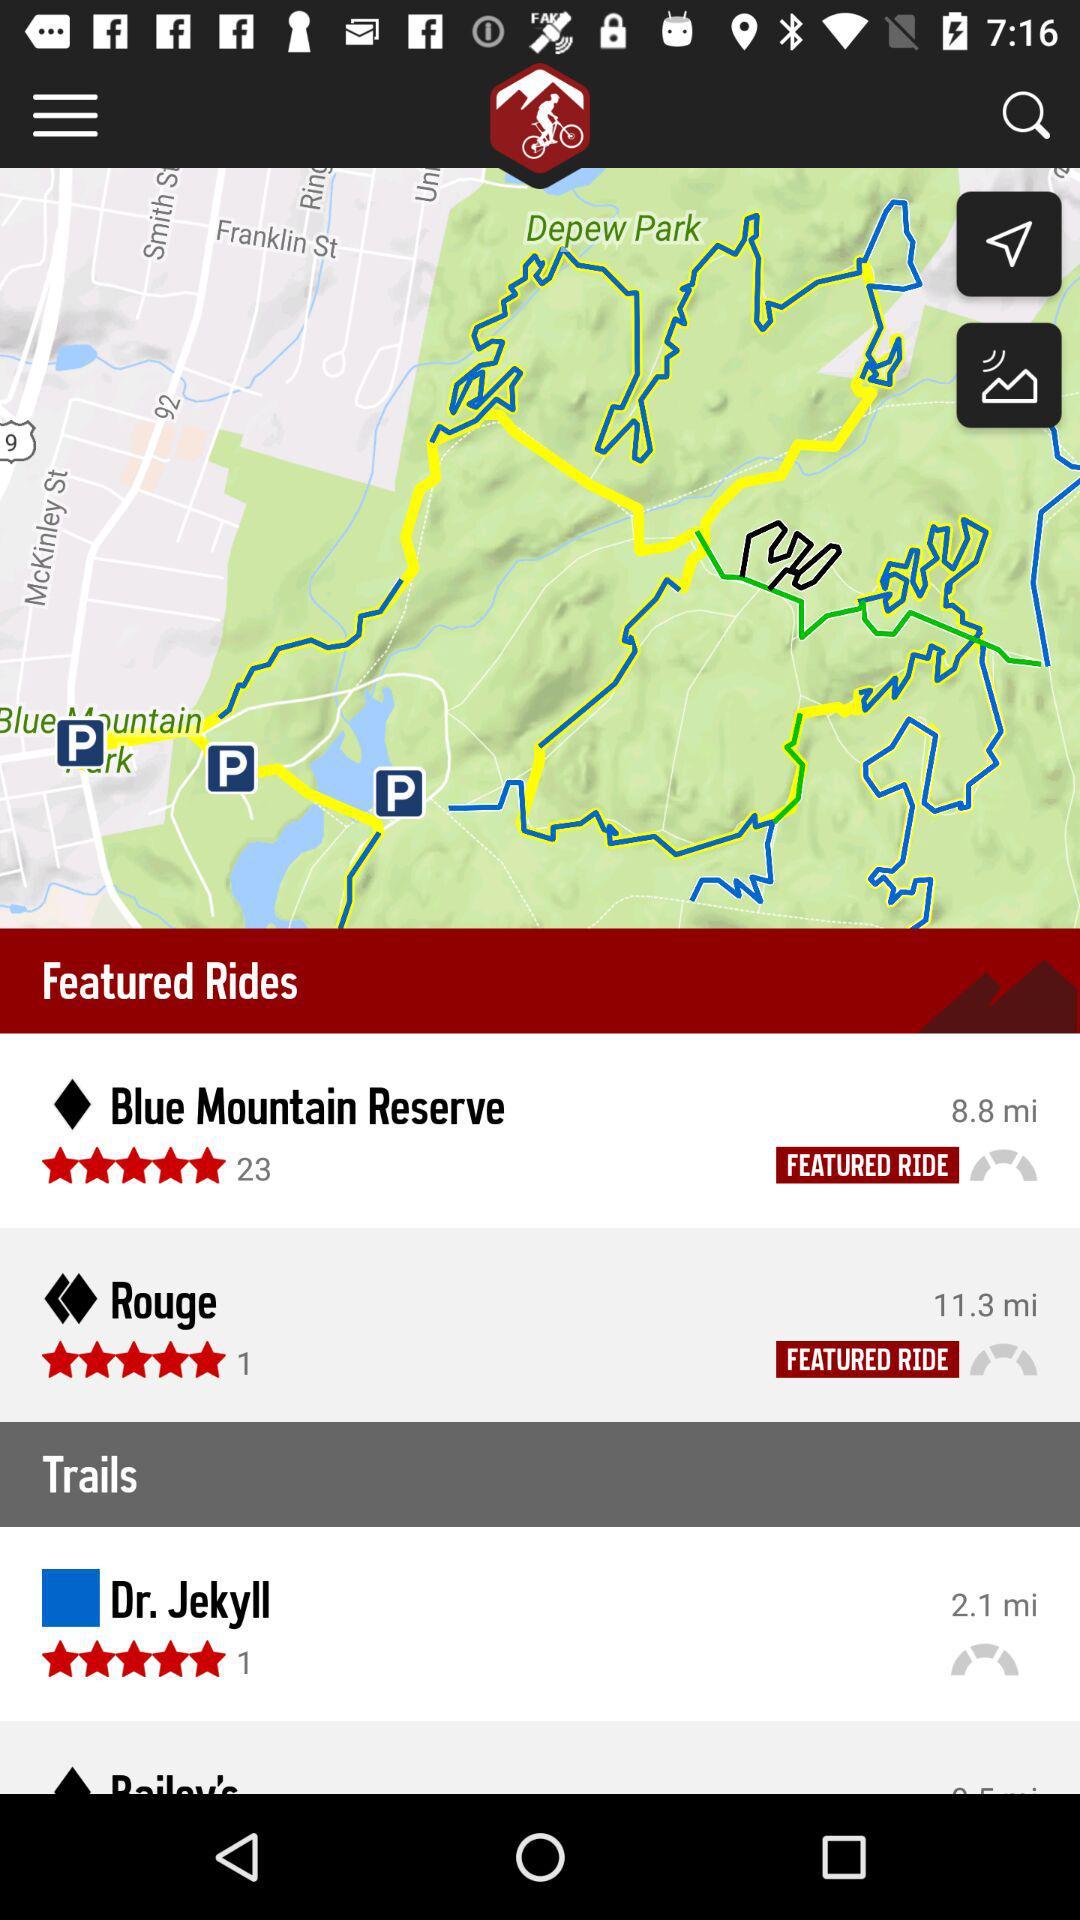 This screenshot has height=1920, width=1080. I want to click on the dark shaded portion beside rides, so click(996, 997).